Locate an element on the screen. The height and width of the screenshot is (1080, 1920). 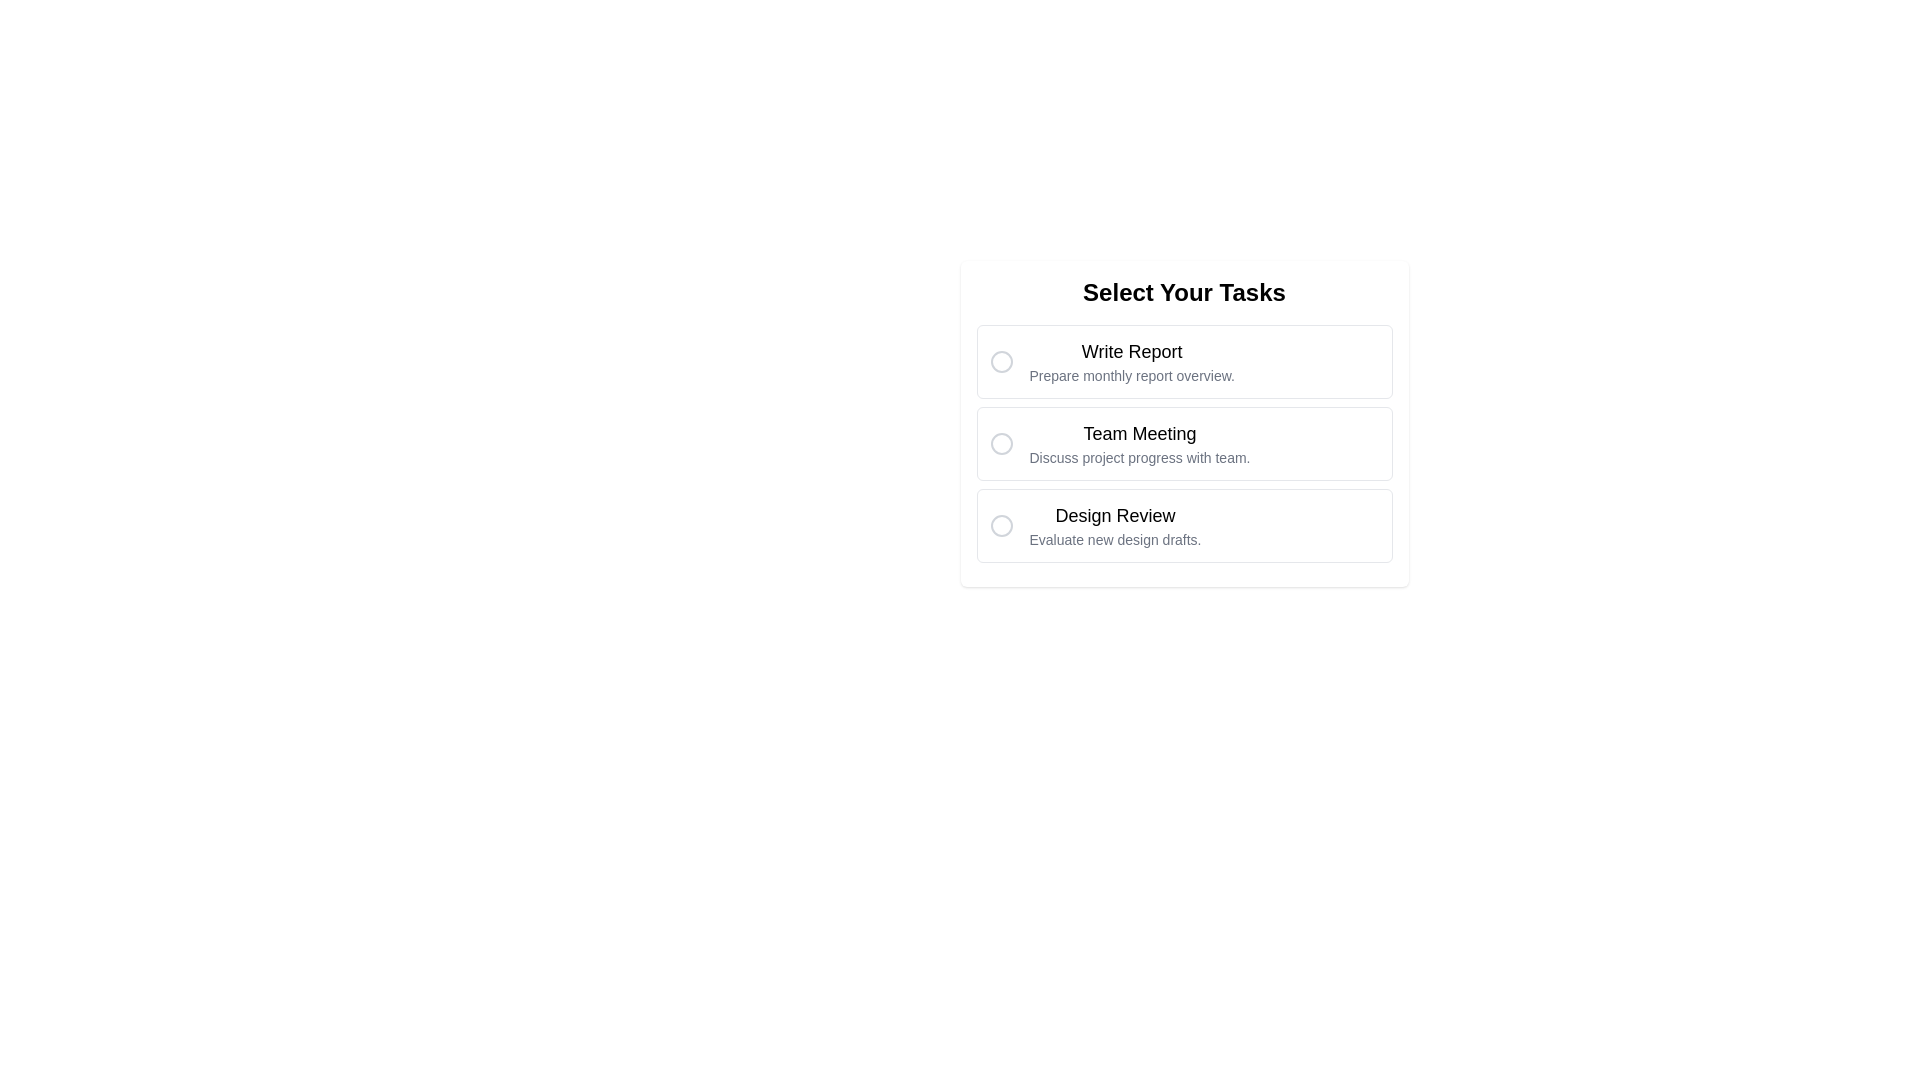
the radio button indicating the selection state of the 'Design Review' task is located at coordinates (1001, 524).